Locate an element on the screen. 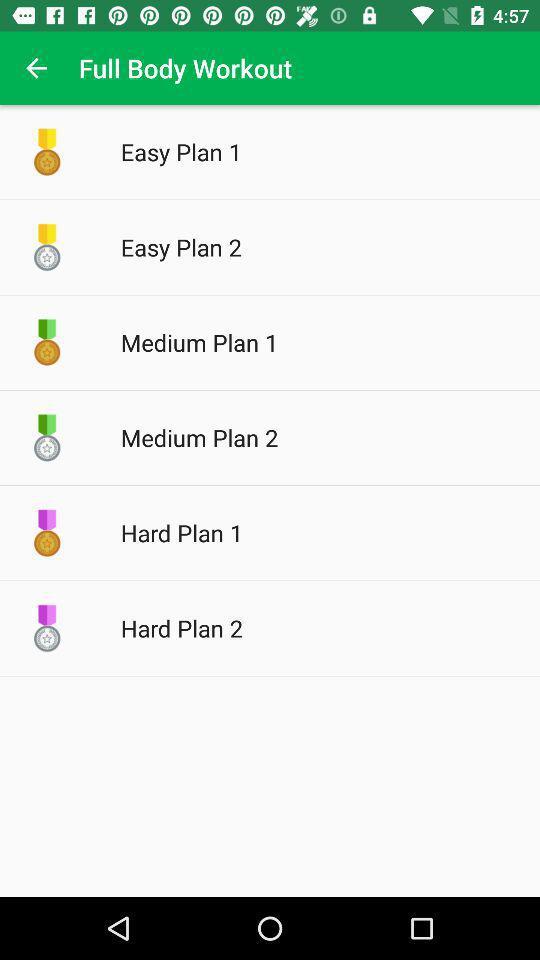  icon on the left side of medium plan 1 is located at coordinates (47, 343).